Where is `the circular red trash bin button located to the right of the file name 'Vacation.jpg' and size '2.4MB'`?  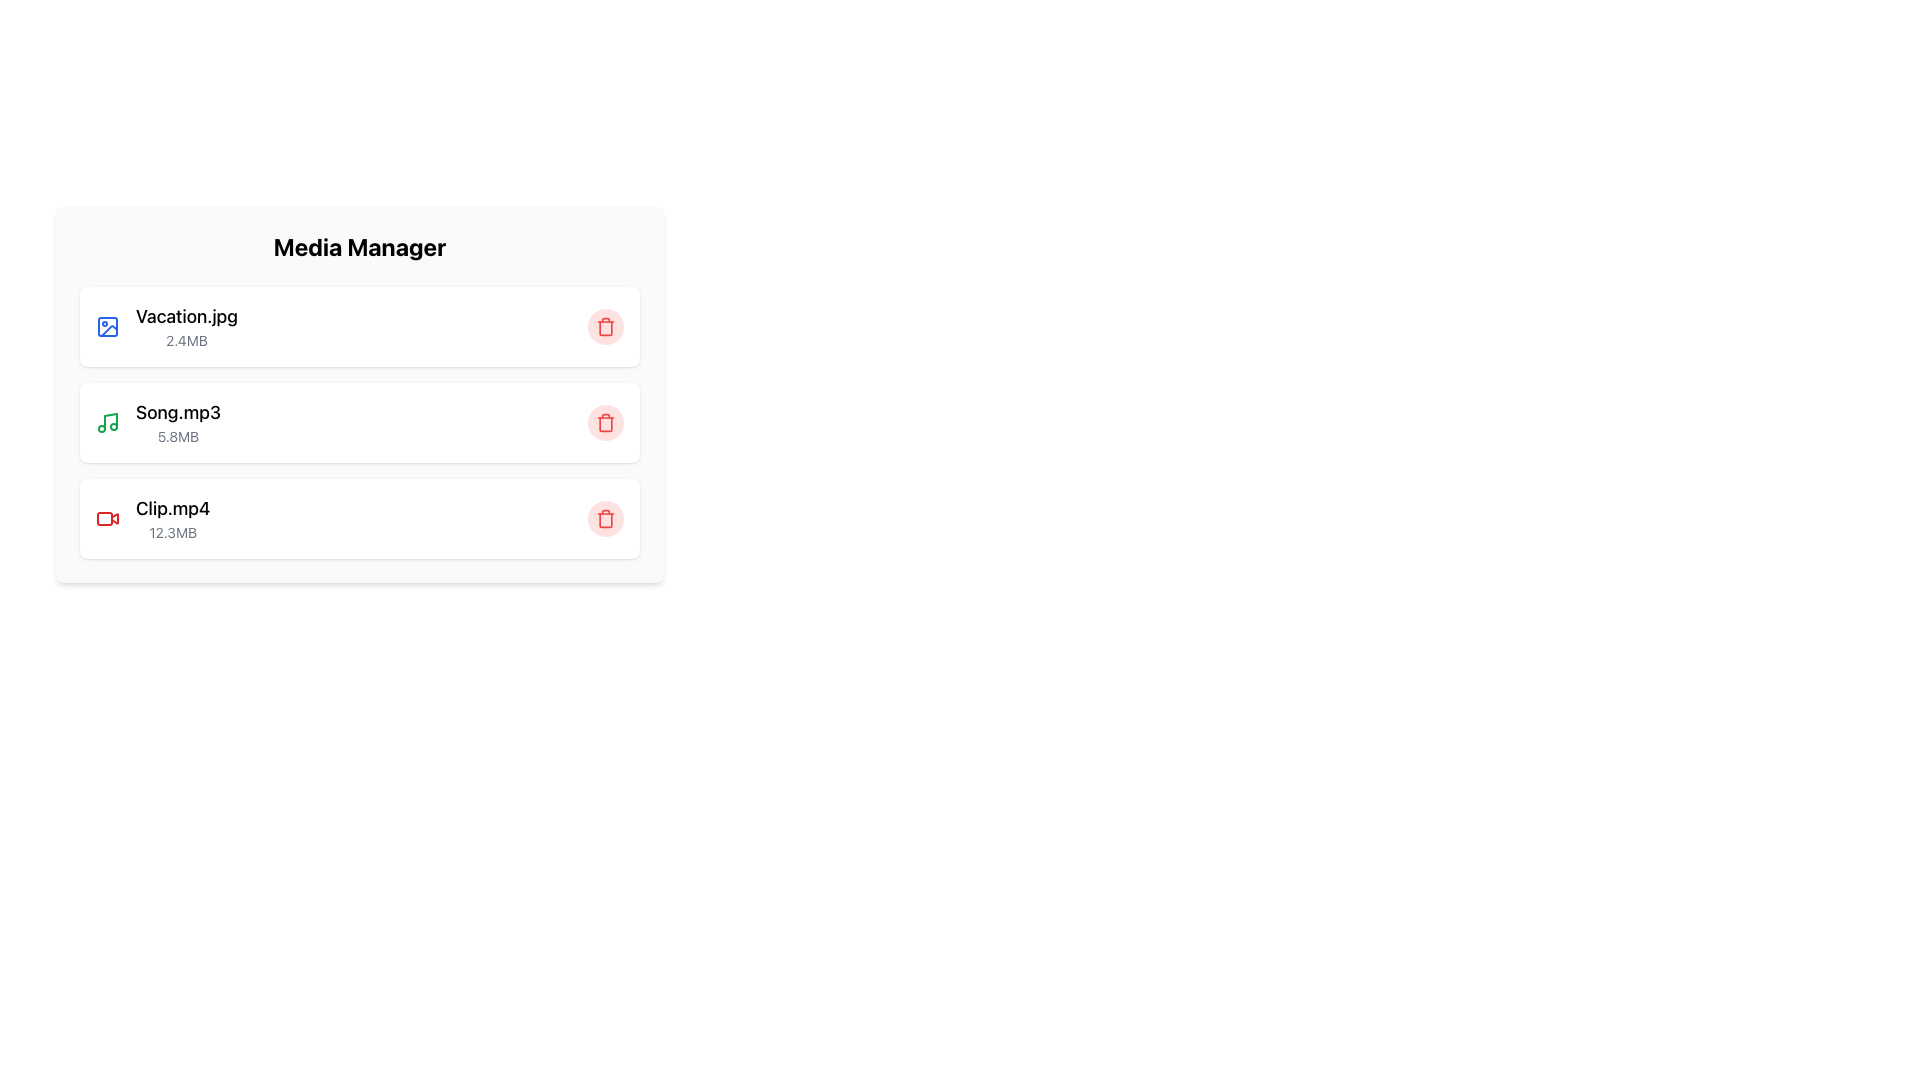 the circular red trash bin button located to the right of the file name 'Vacation.jpg' and size '2.4MB' is located at coordinates (604, 326).